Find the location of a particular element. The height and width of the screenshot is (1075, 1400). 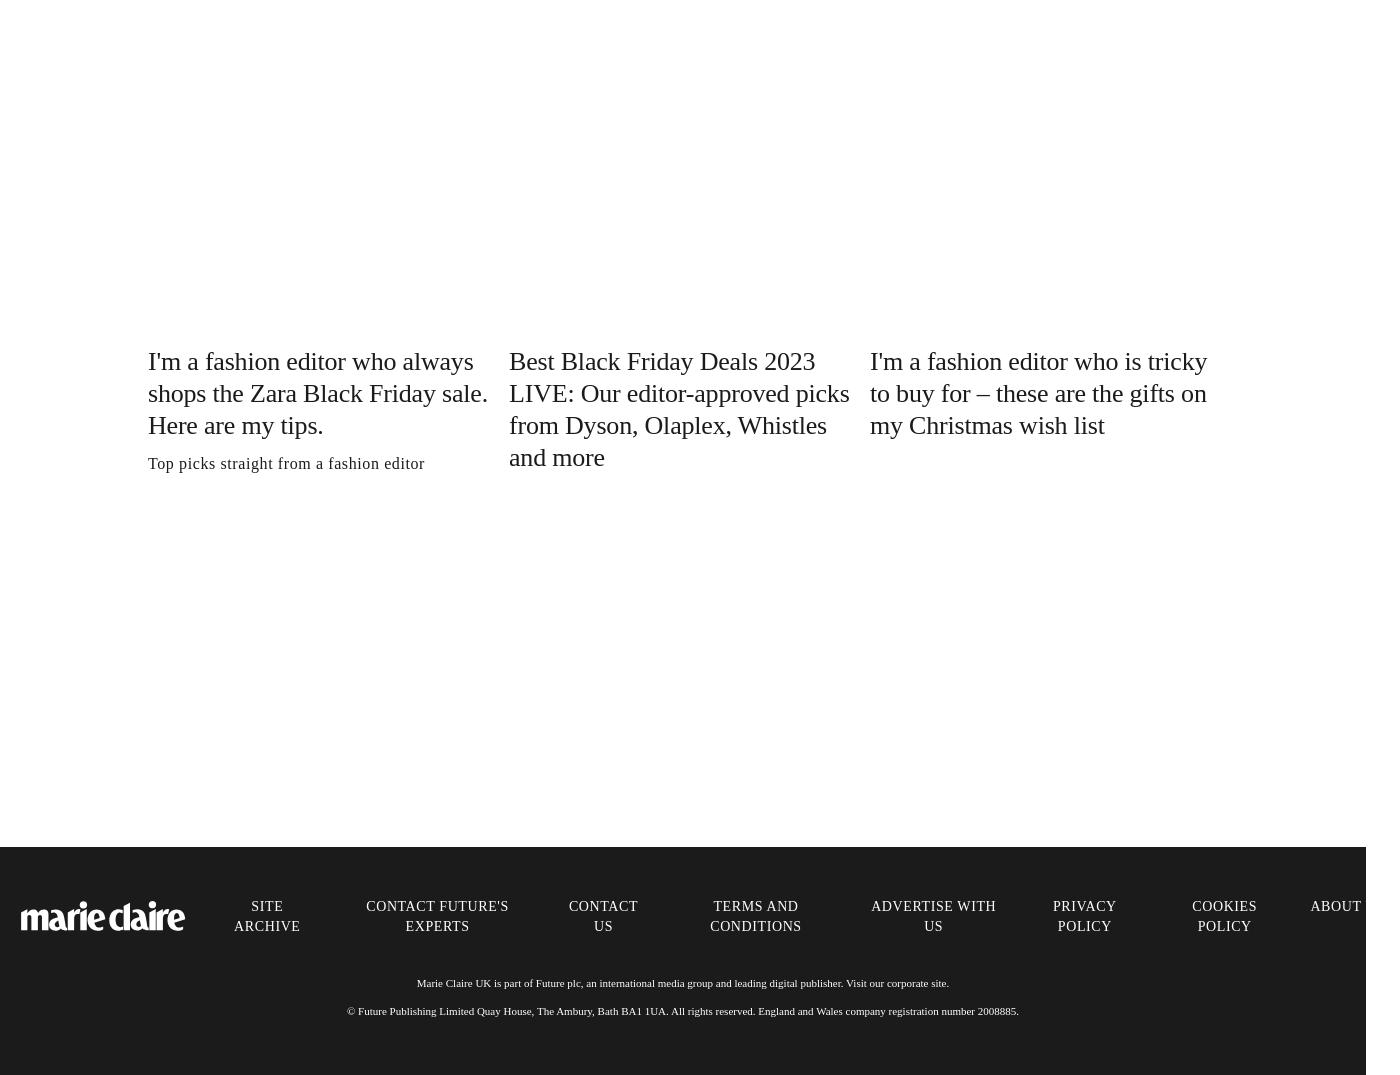

'Marie Claire UK is part of Future plc, an international media group and leading digital publisher.' is located at coordinates (415, 981).